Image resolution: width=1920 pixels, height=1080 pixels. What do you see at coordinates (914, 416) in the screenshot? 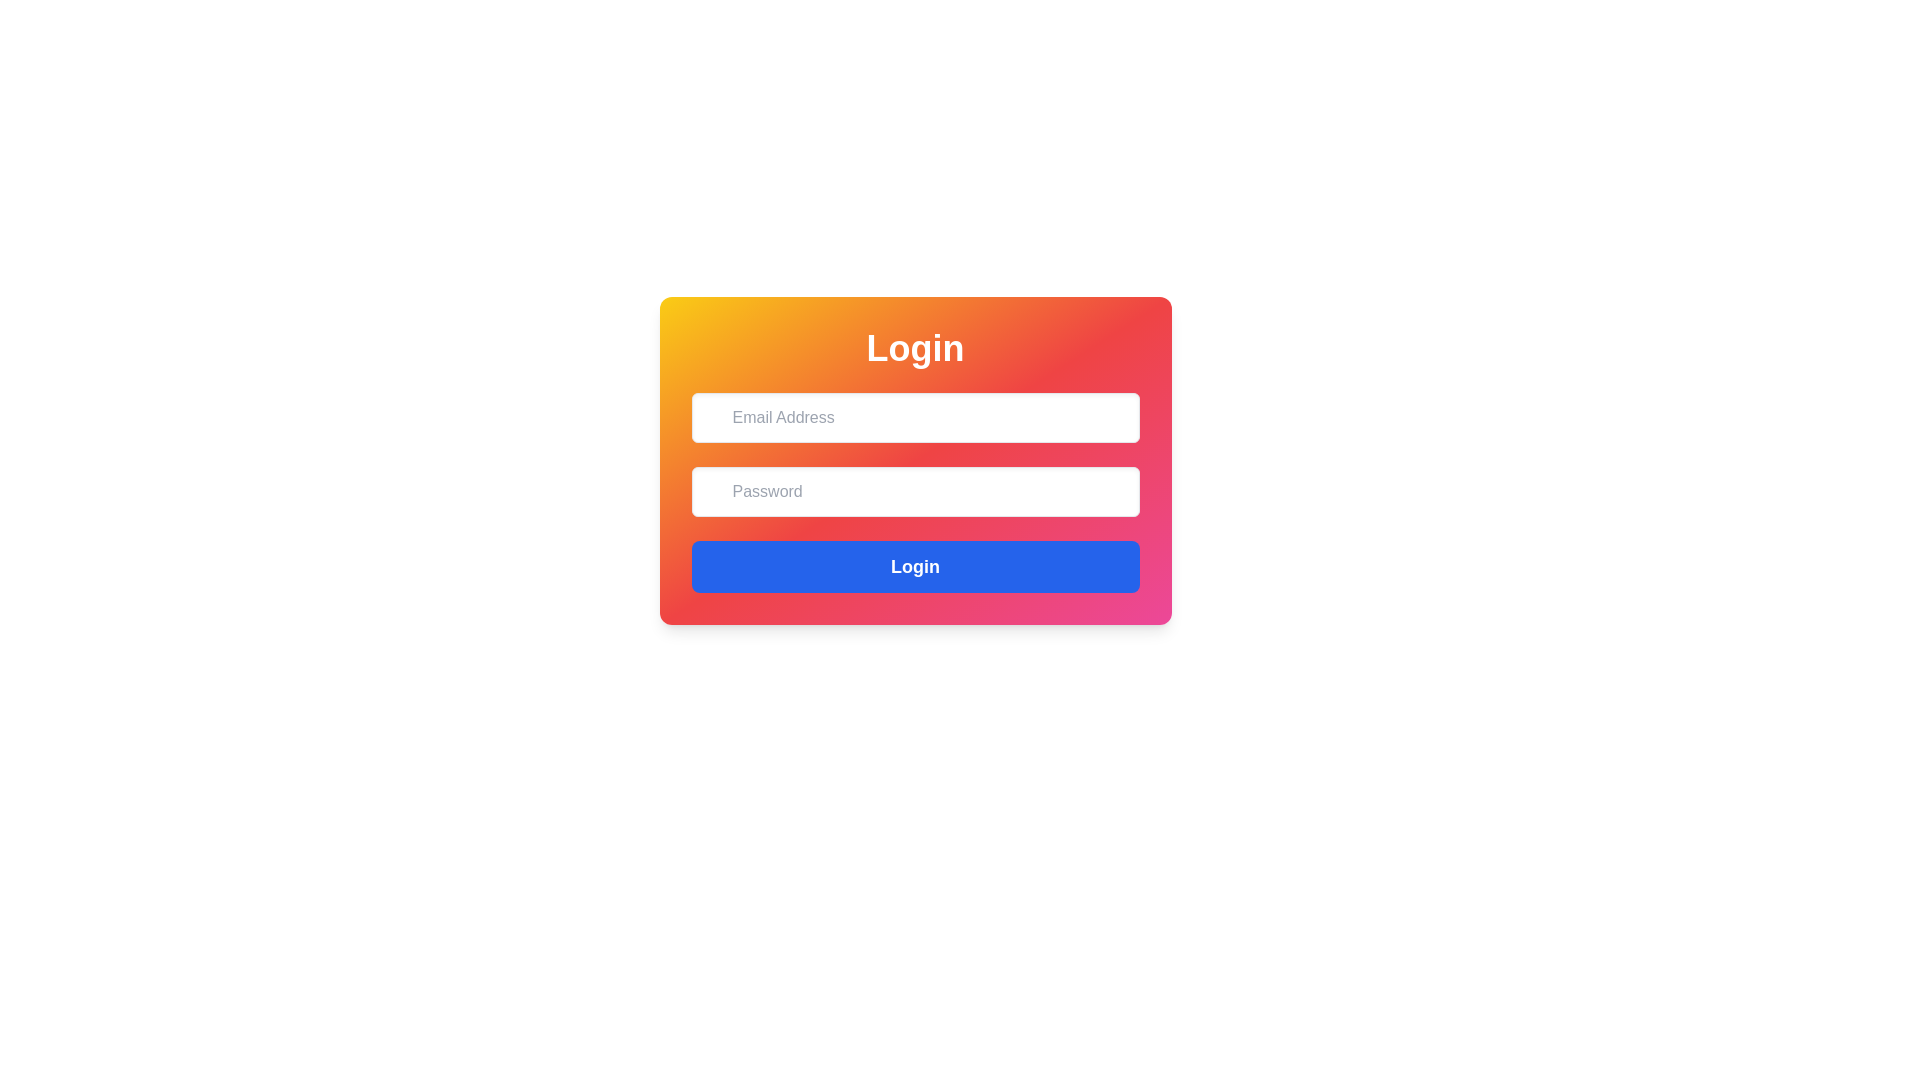
I see `the text input field for 'Email Address', which is styled with rounded corners and an envelope icon on the left, located beneath the 'Login' header` at bounding box center [914, 416].